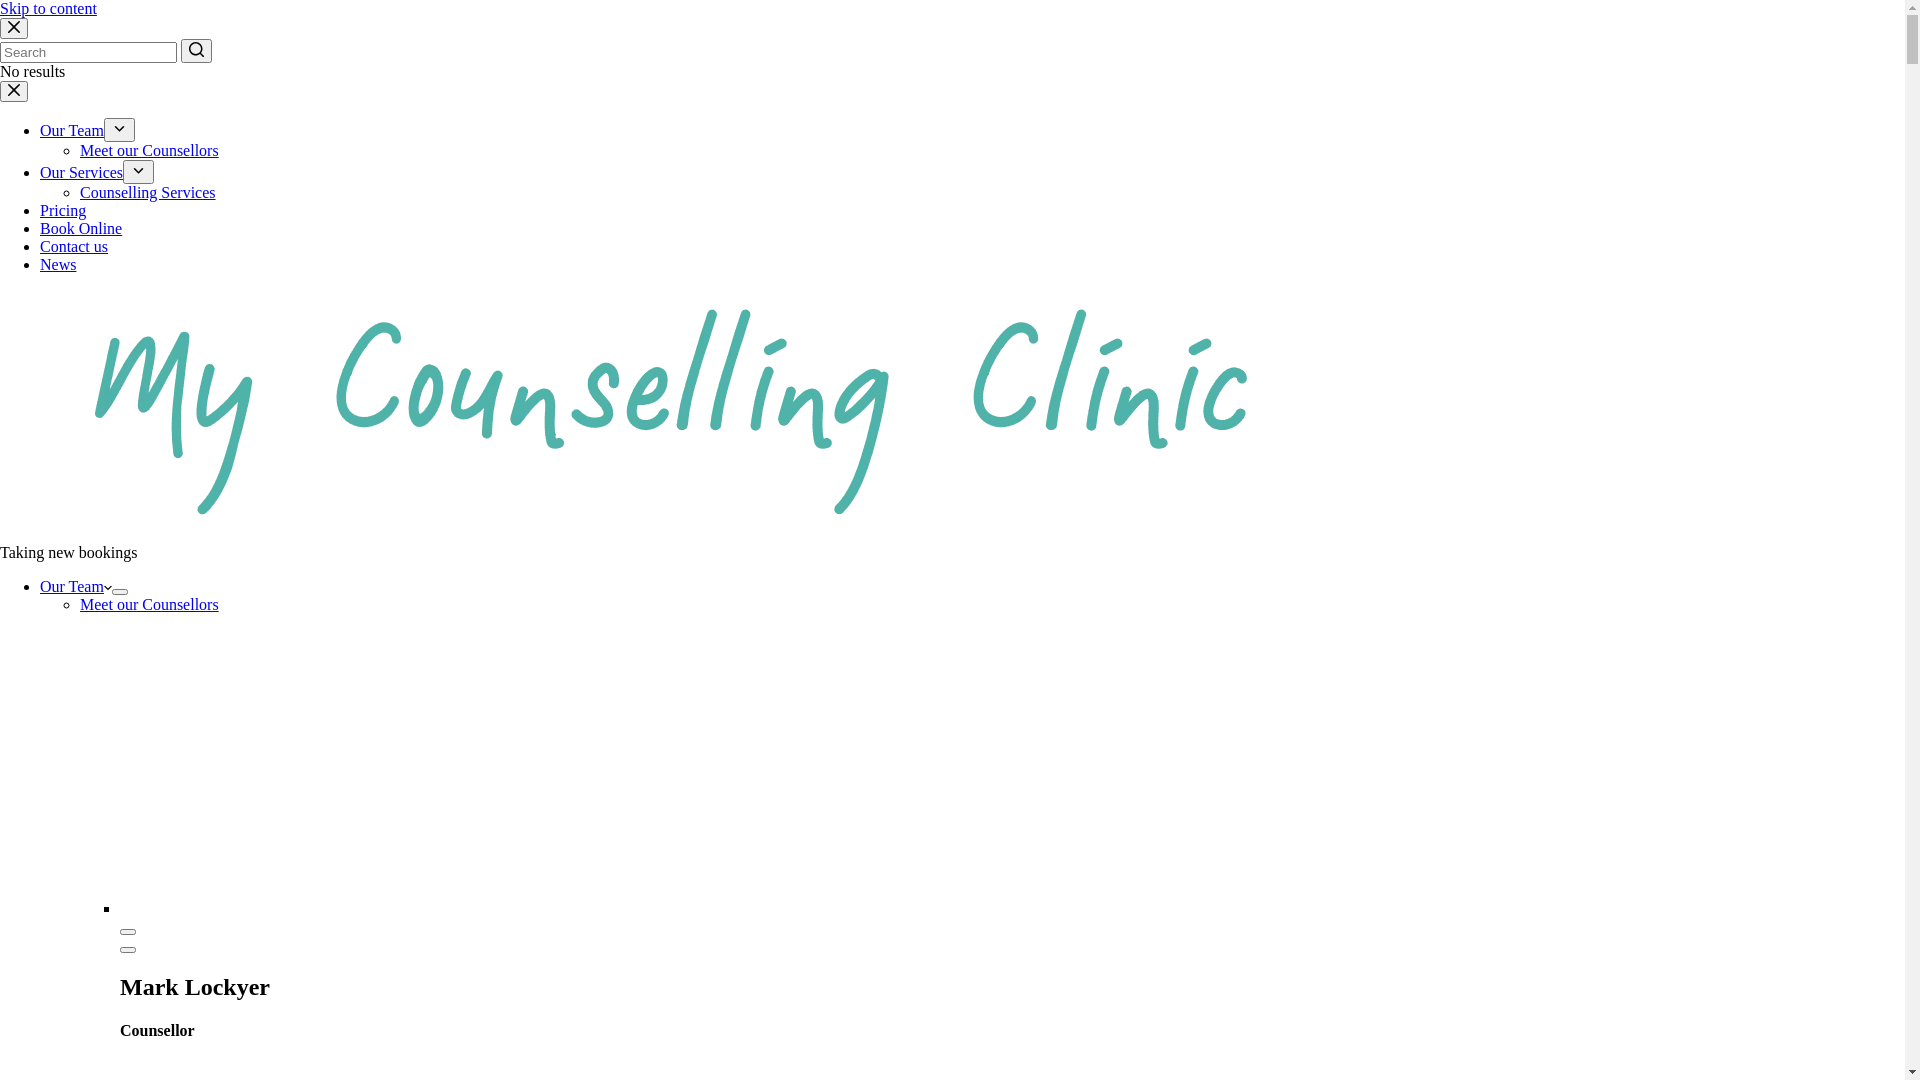  I want to click on 'View Profile', so click(127, 932).